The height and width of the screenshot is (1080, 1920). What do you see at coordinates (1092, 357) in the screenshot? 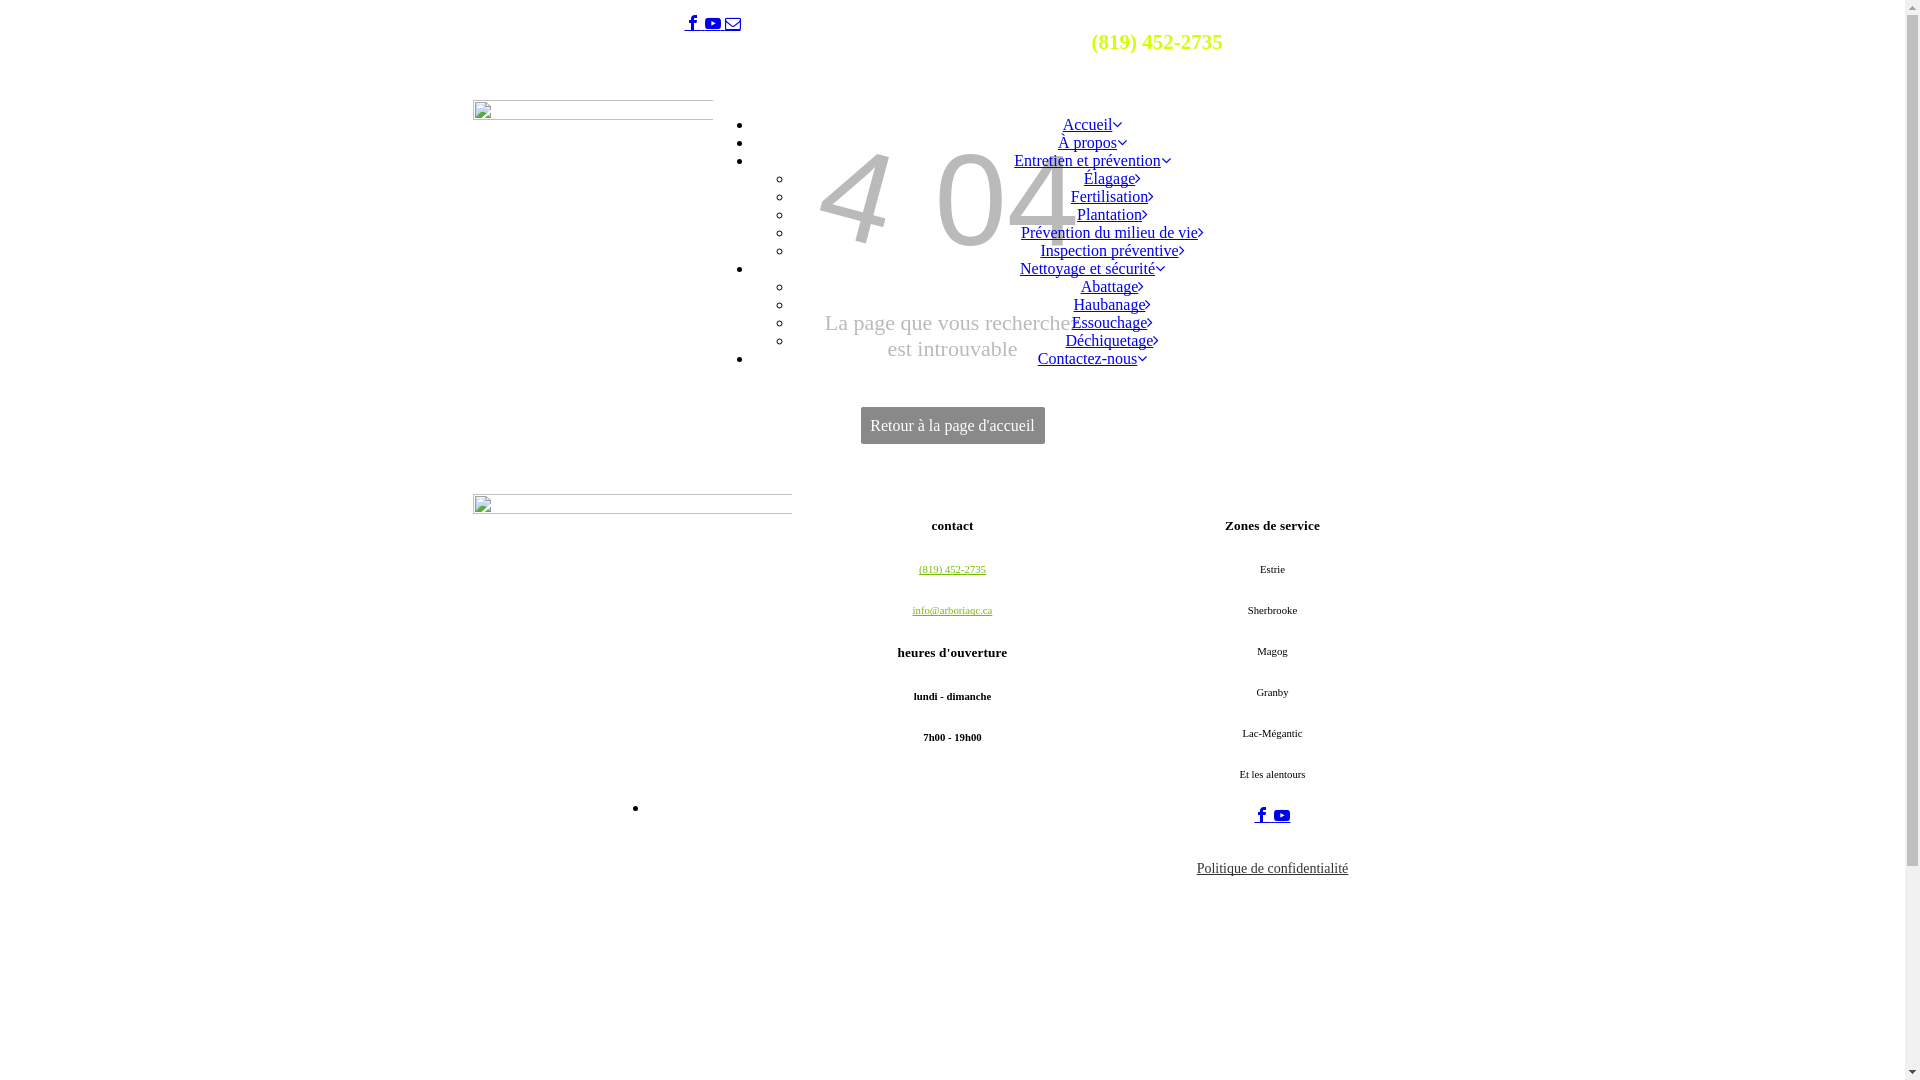
I see `'Contactez-nous'` at bounding box center [1092, 357].